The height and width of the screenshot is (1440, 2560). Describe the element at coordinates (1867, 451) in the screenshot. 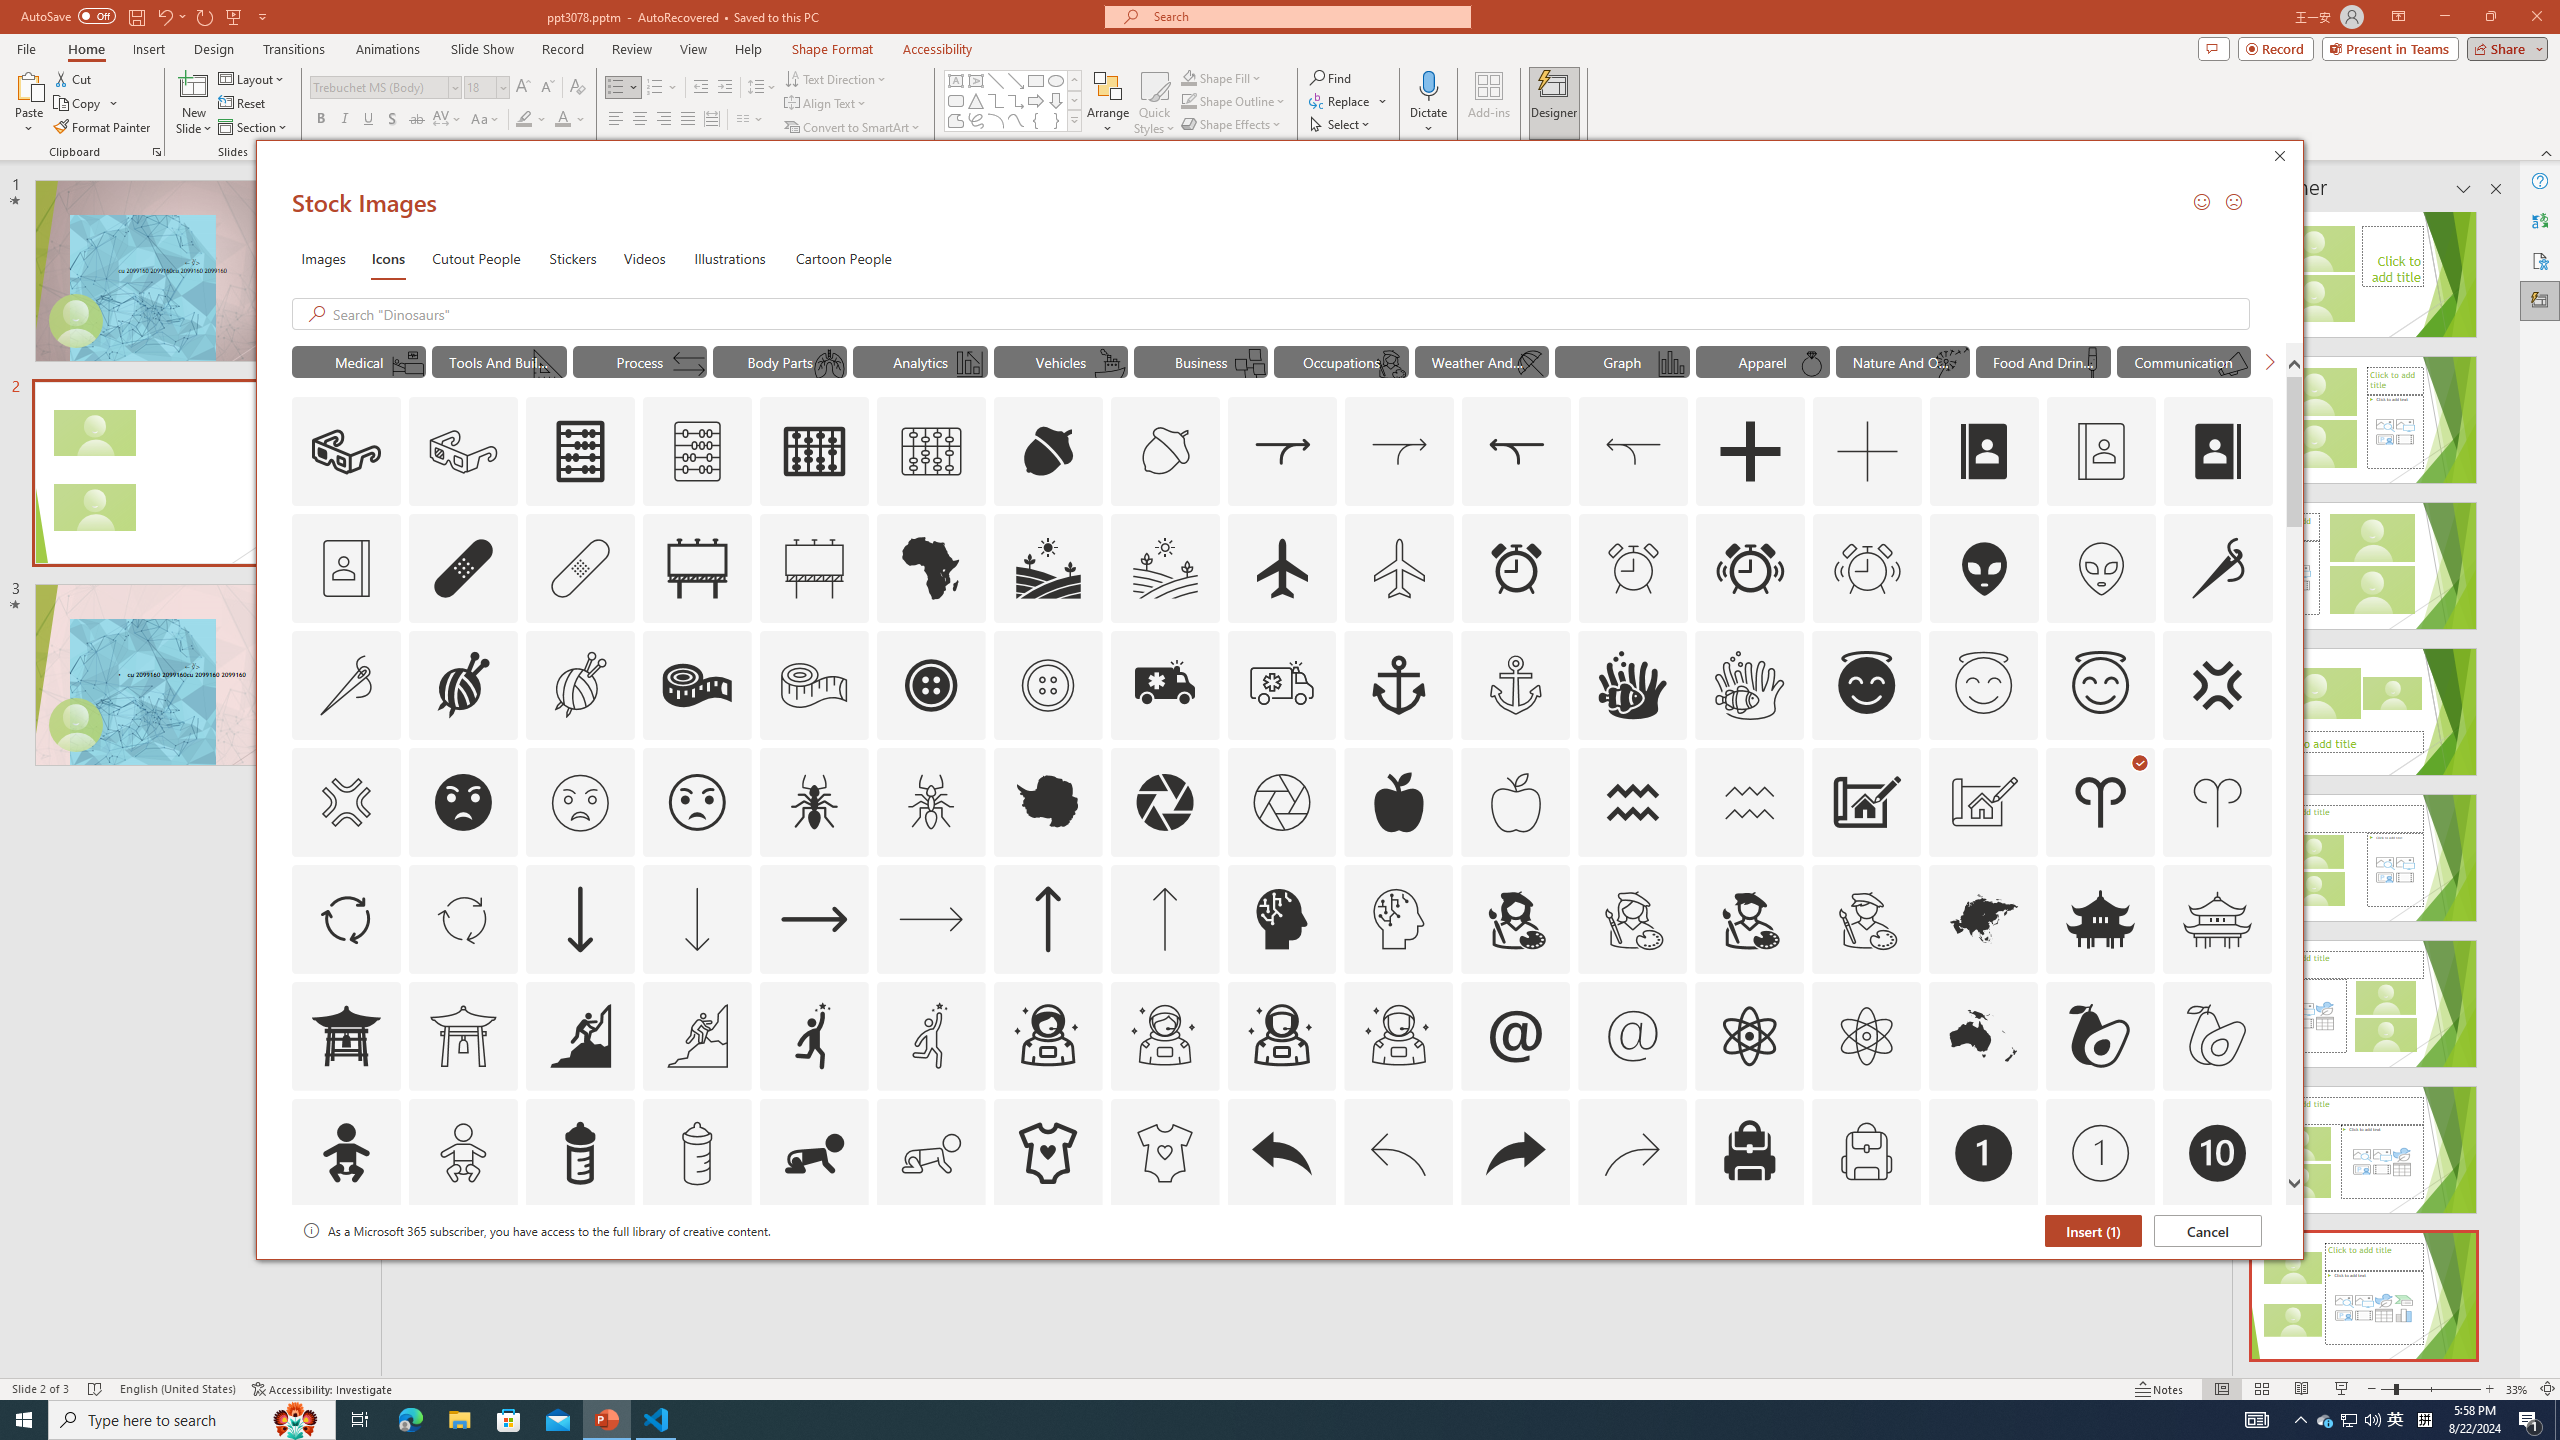

I see `'AutomationID: Icons_Add_M'` at that location.